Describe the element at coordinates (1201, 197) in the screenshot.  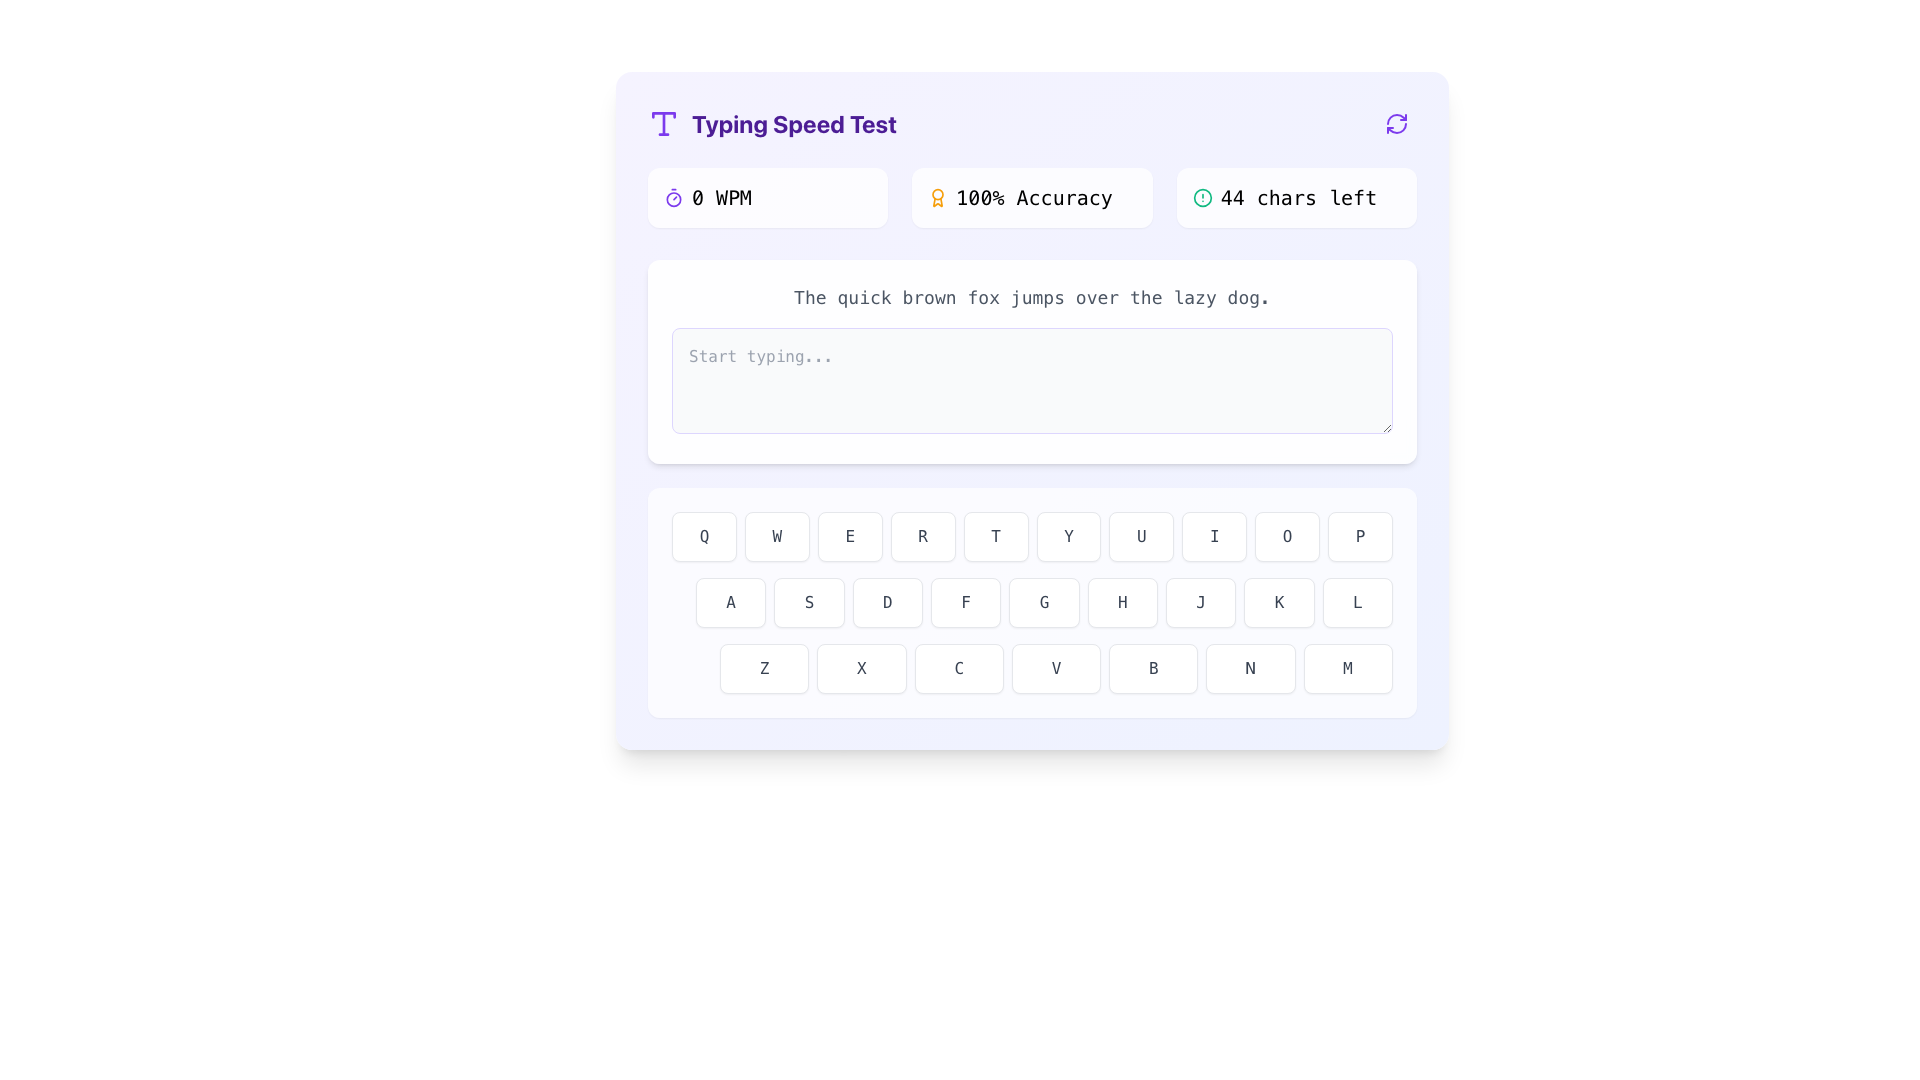
I see `the circular icon with a thin green border and a small central green line segment located to the left of the text '44 chars left'` at that location.